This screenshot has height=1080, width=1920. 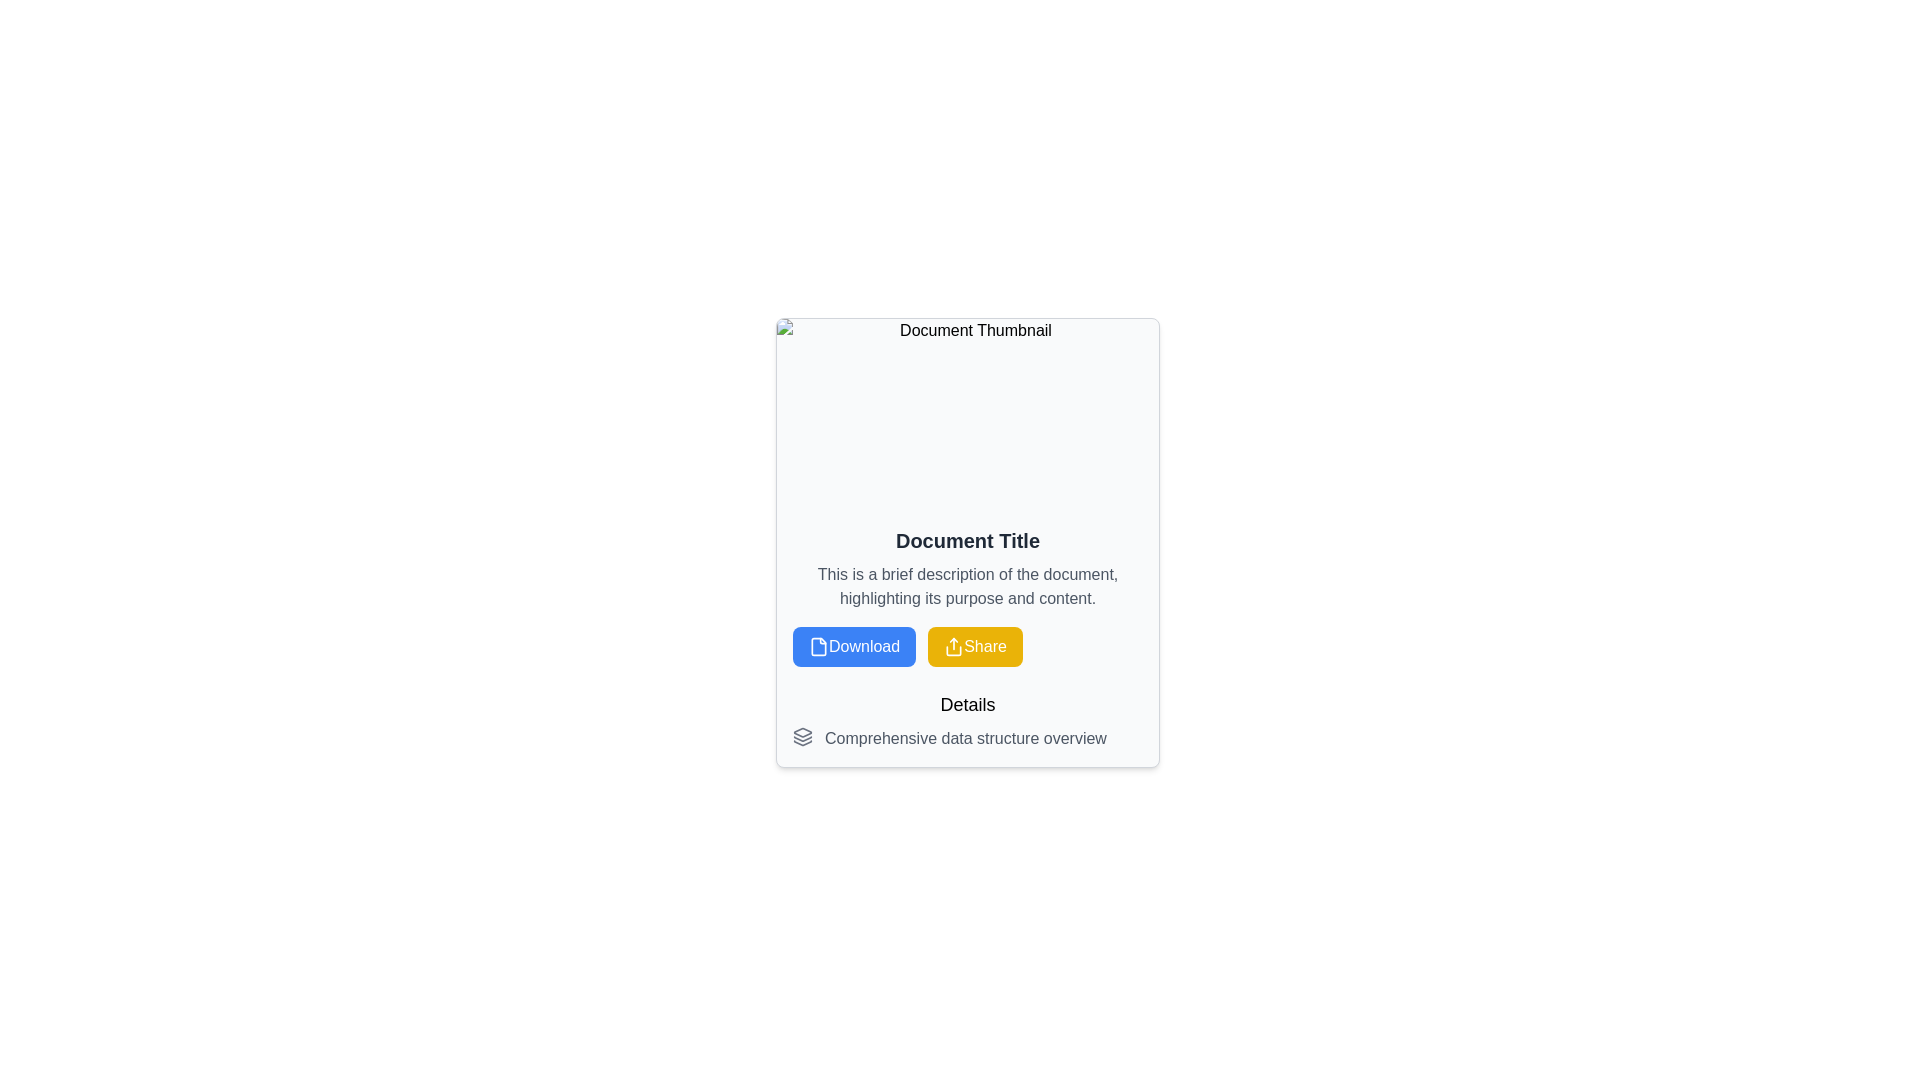 What do you see at coordinates (975, 647) in the screenshot?
I see `the 'Share' button located to the right of the 'Download' button at the bottom of the main card interface` at bounding box center [975, 647].